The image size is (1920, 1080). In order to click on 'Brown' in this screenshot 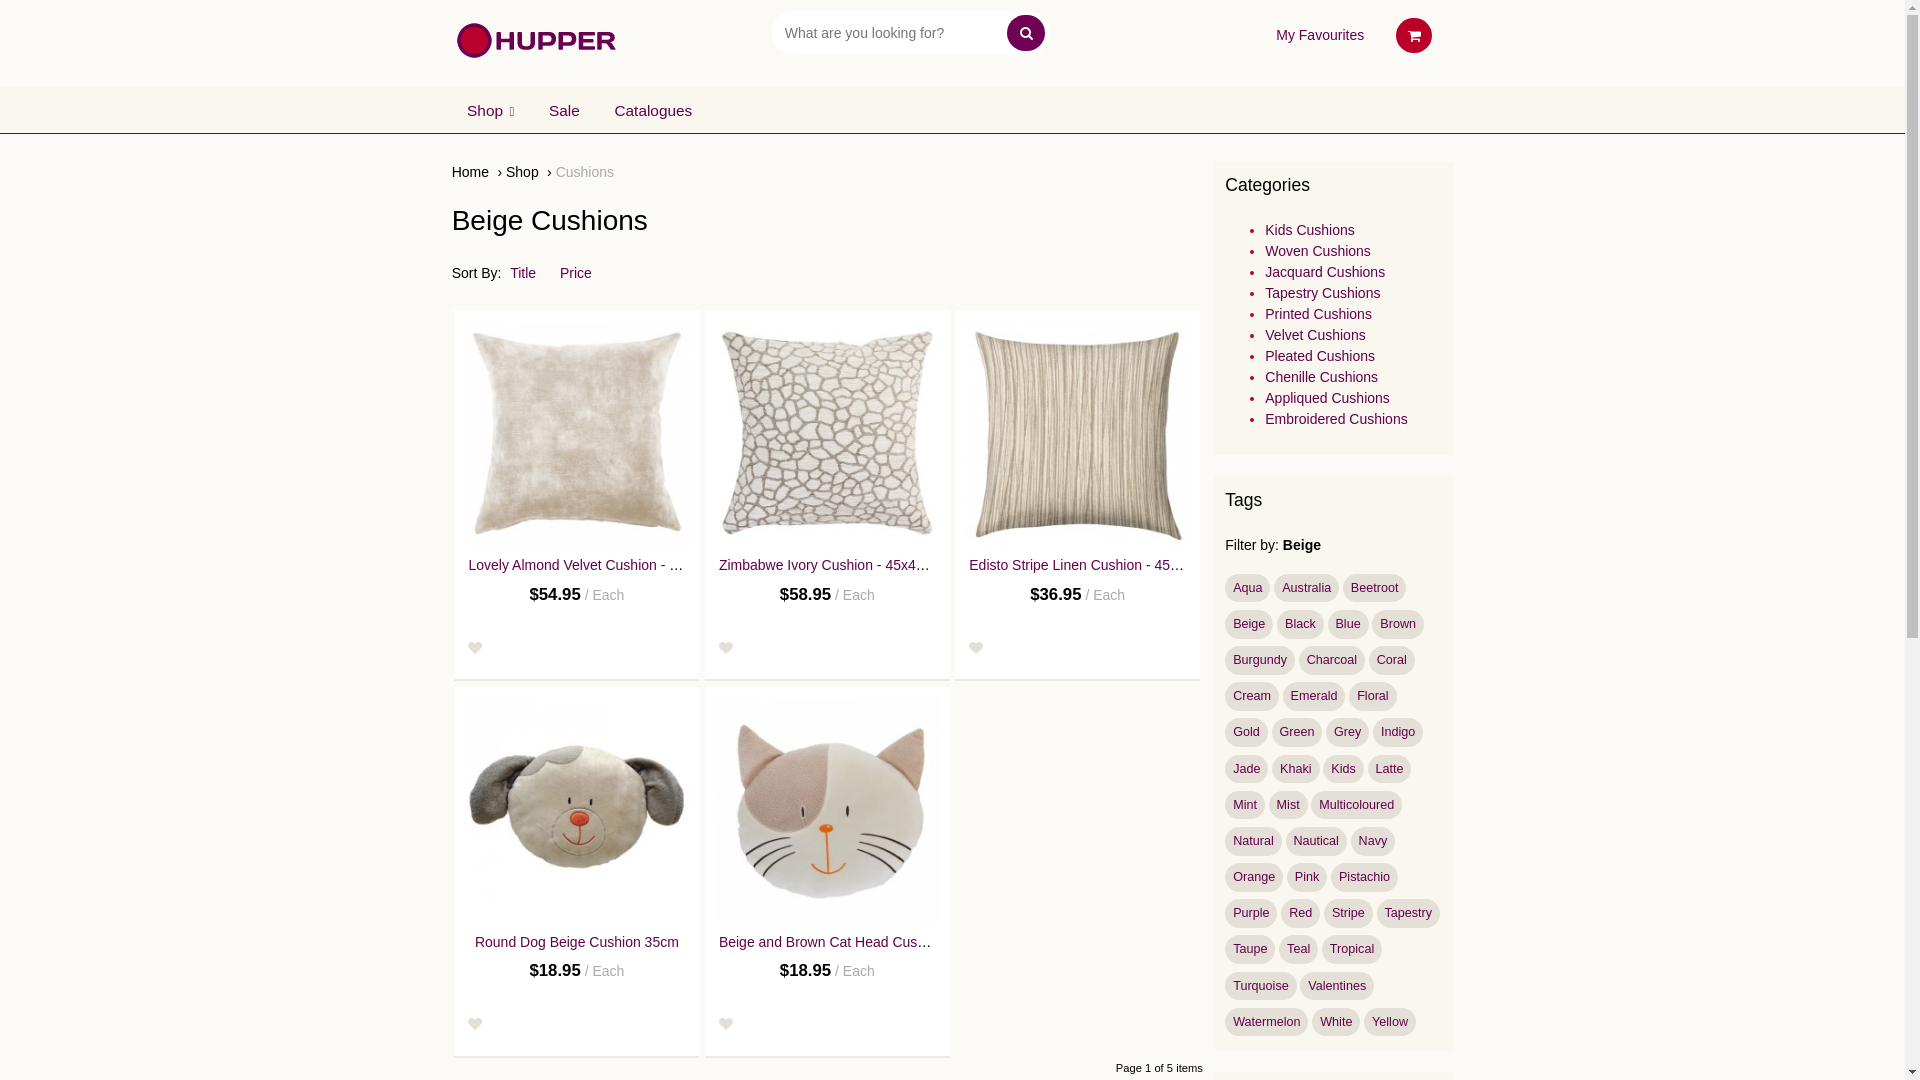, I will do `click(1396, 623)`.